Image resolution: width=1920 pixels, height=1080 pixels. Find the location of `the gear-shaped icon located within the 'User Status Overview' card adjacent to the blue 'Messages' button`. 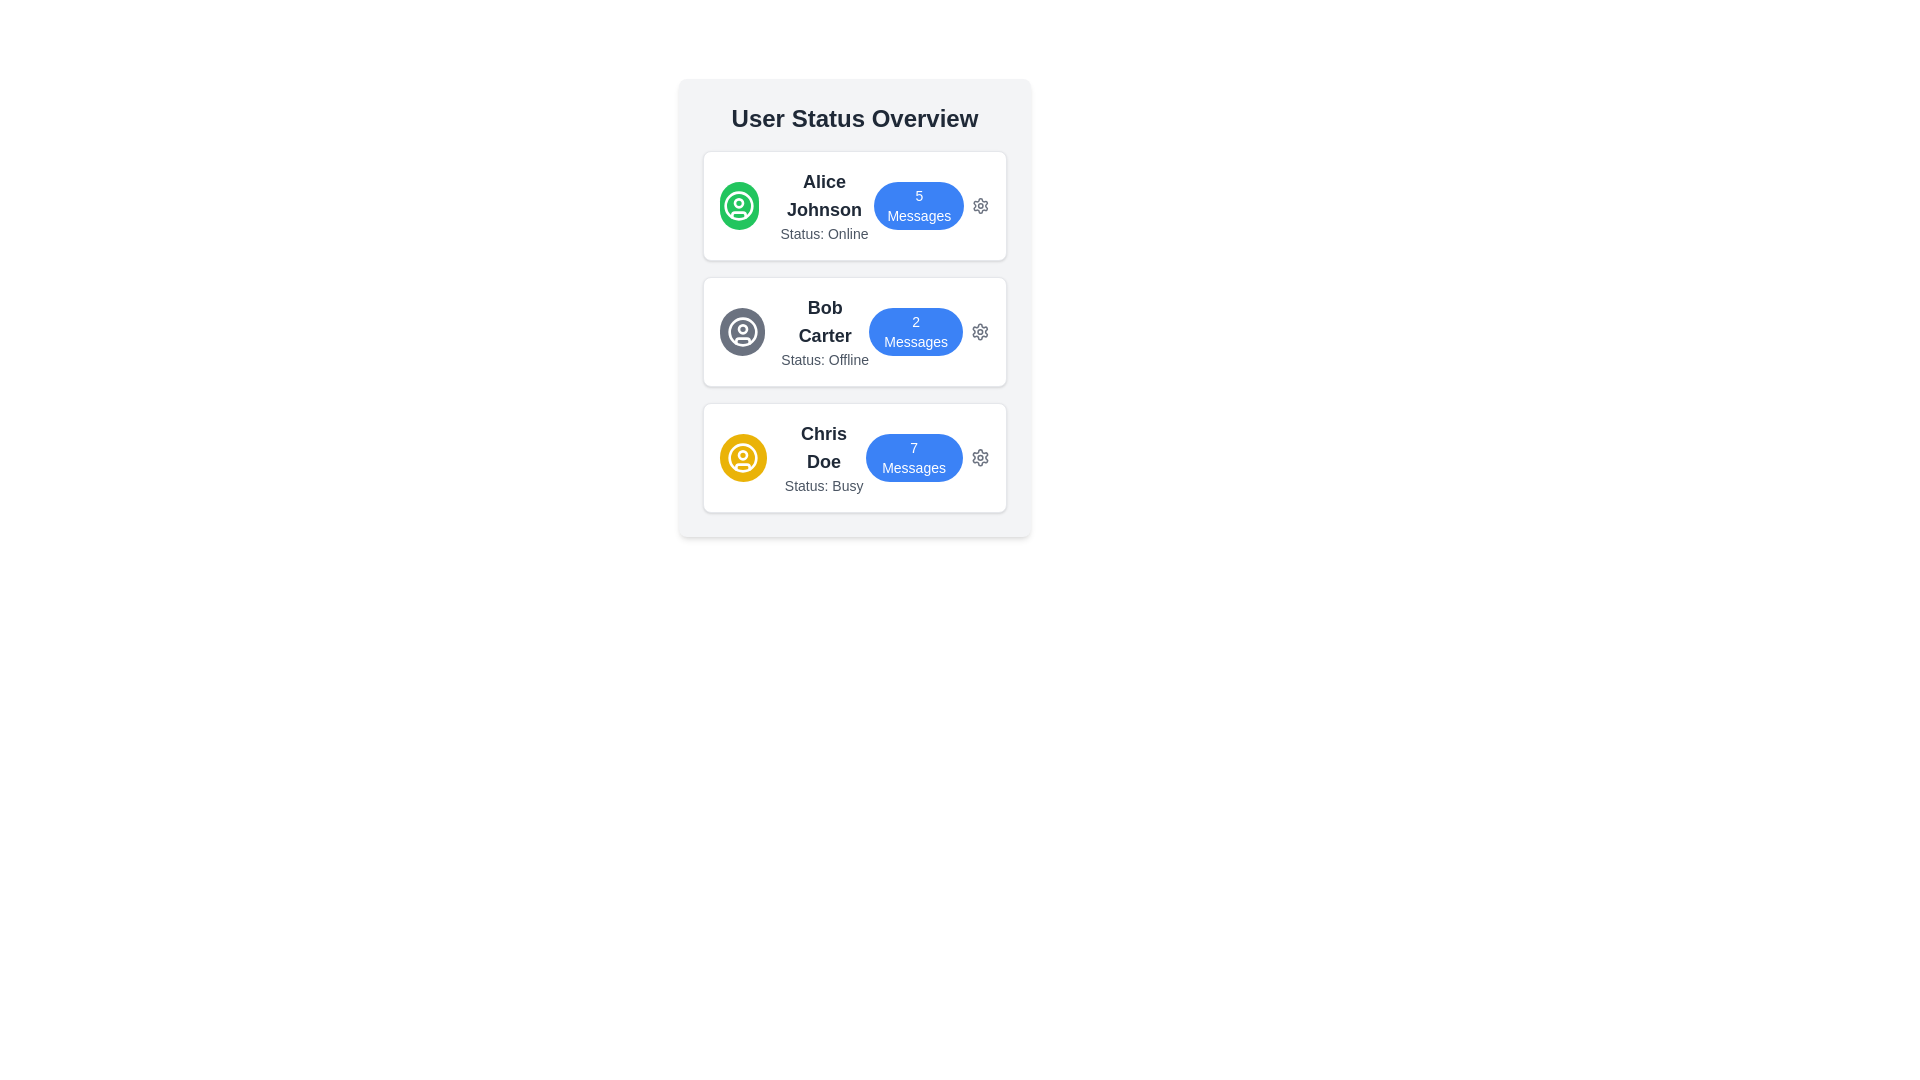

the gear-shaped icon located within the 'User Status Overview' card adjacent to the blue 'Messages' button is located at coordinates (980, 330).